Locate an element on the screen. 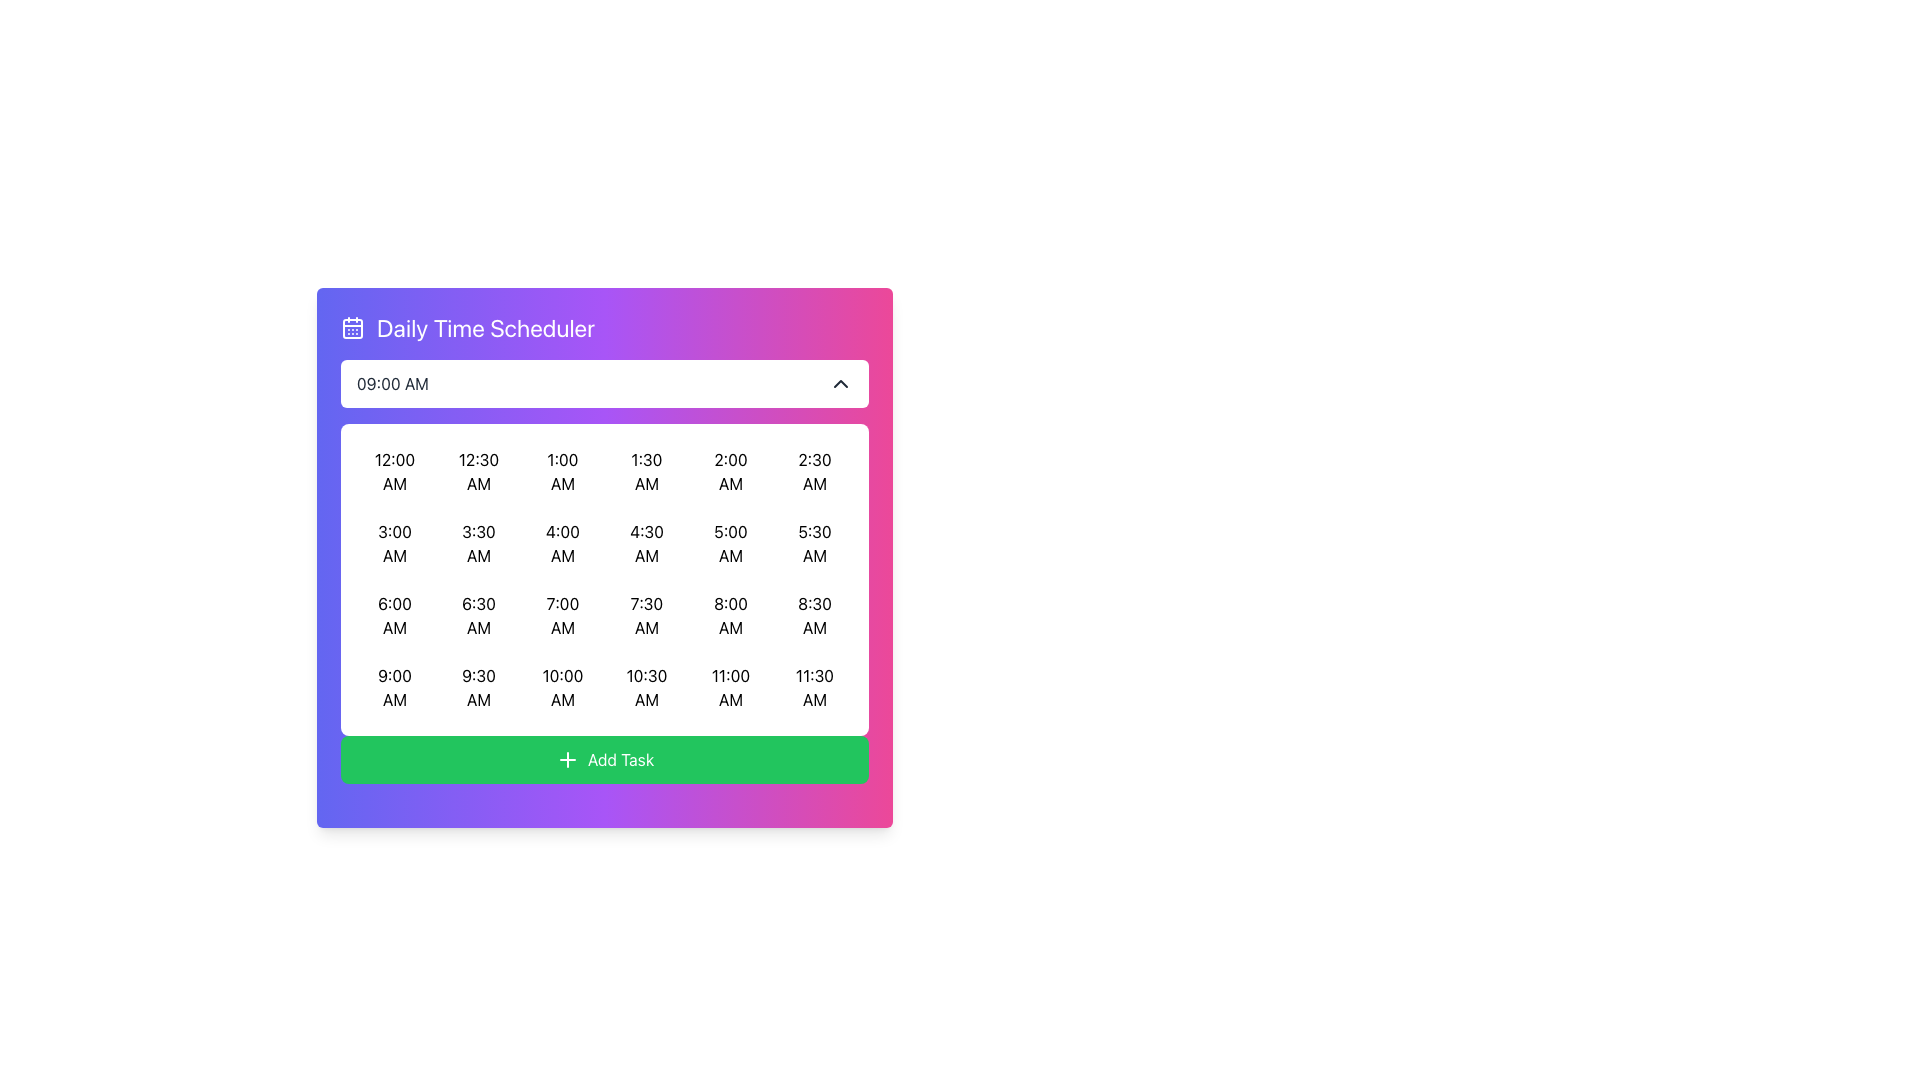 The height and width of the screenshot is (1080, 1920). the green 'Add Task' button with a '+' icon is located at coordinates (603, 759).